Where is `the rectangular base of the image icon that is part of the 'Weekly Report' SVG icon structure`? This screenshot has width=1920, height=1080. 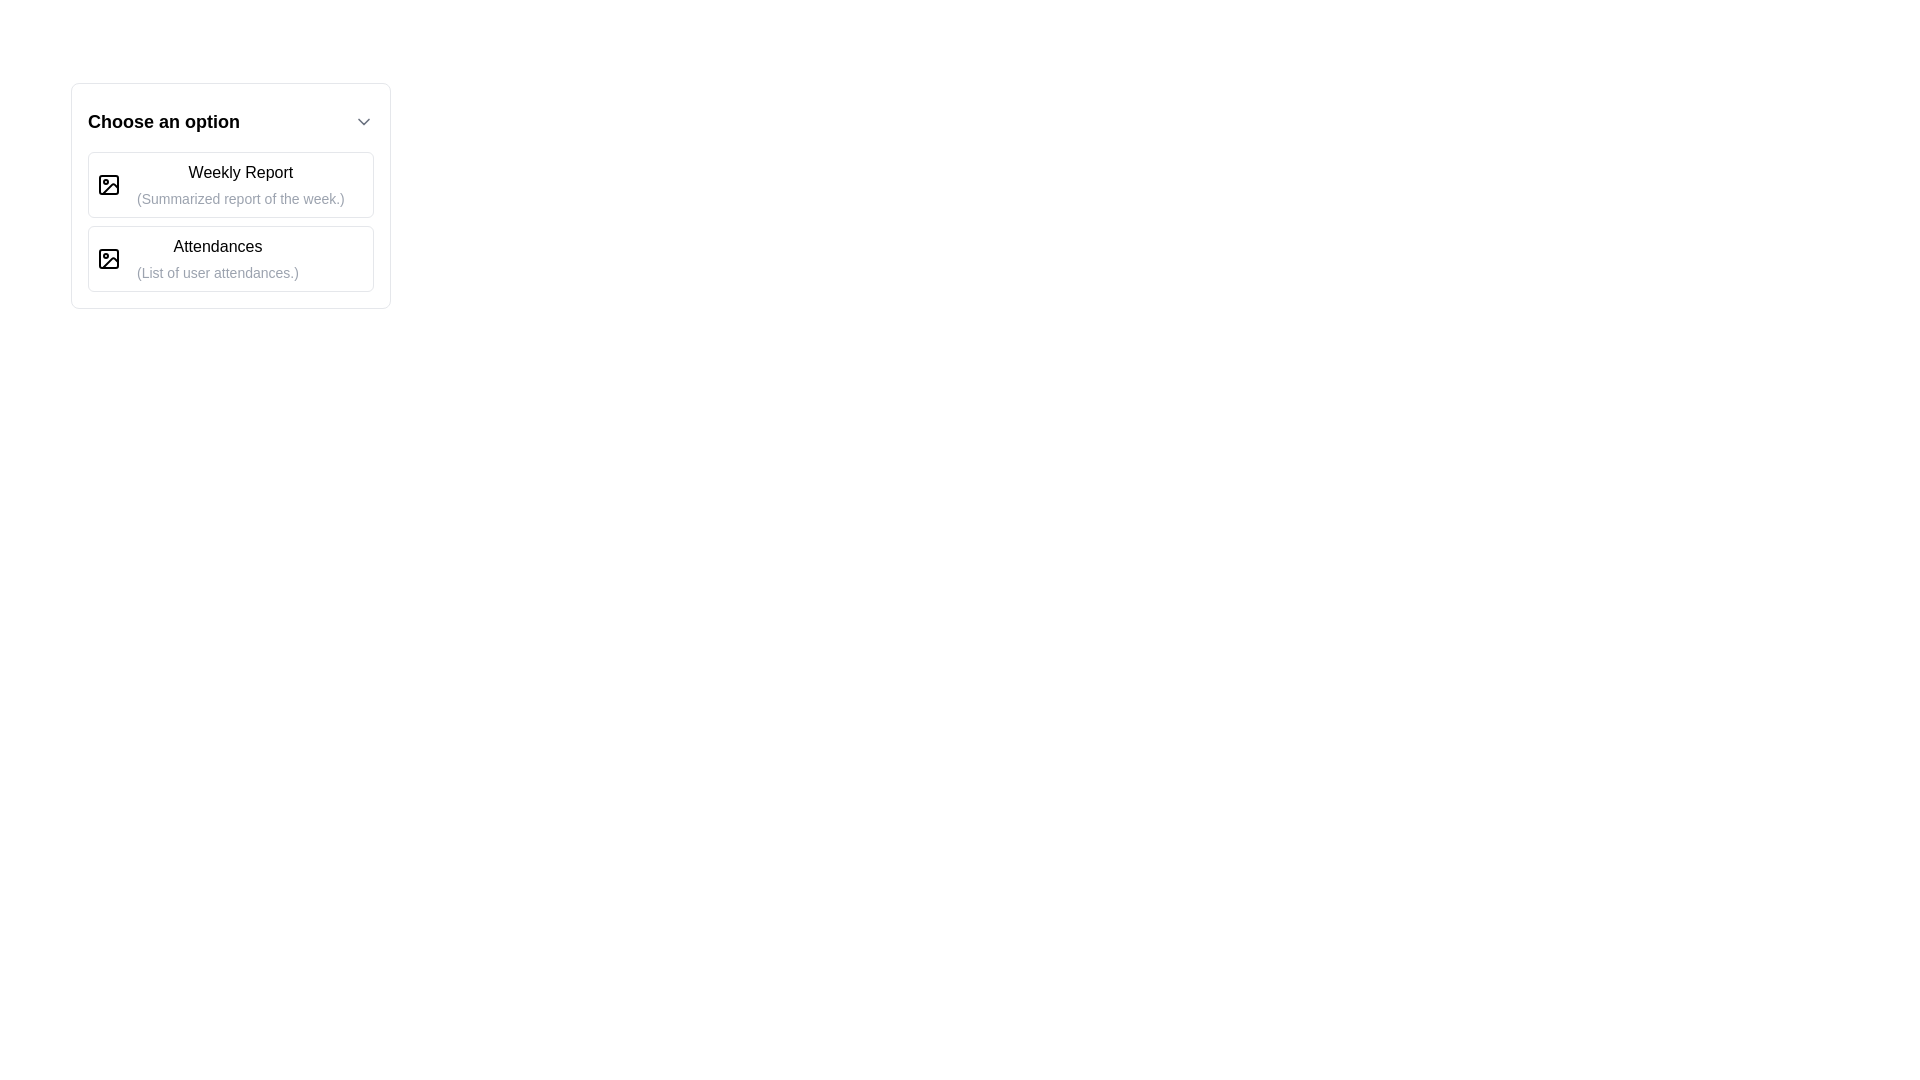 the rectangular base of the image icon that is part of the 'Weekly Report' SVG icon structure is located at coordinates (108, 185).